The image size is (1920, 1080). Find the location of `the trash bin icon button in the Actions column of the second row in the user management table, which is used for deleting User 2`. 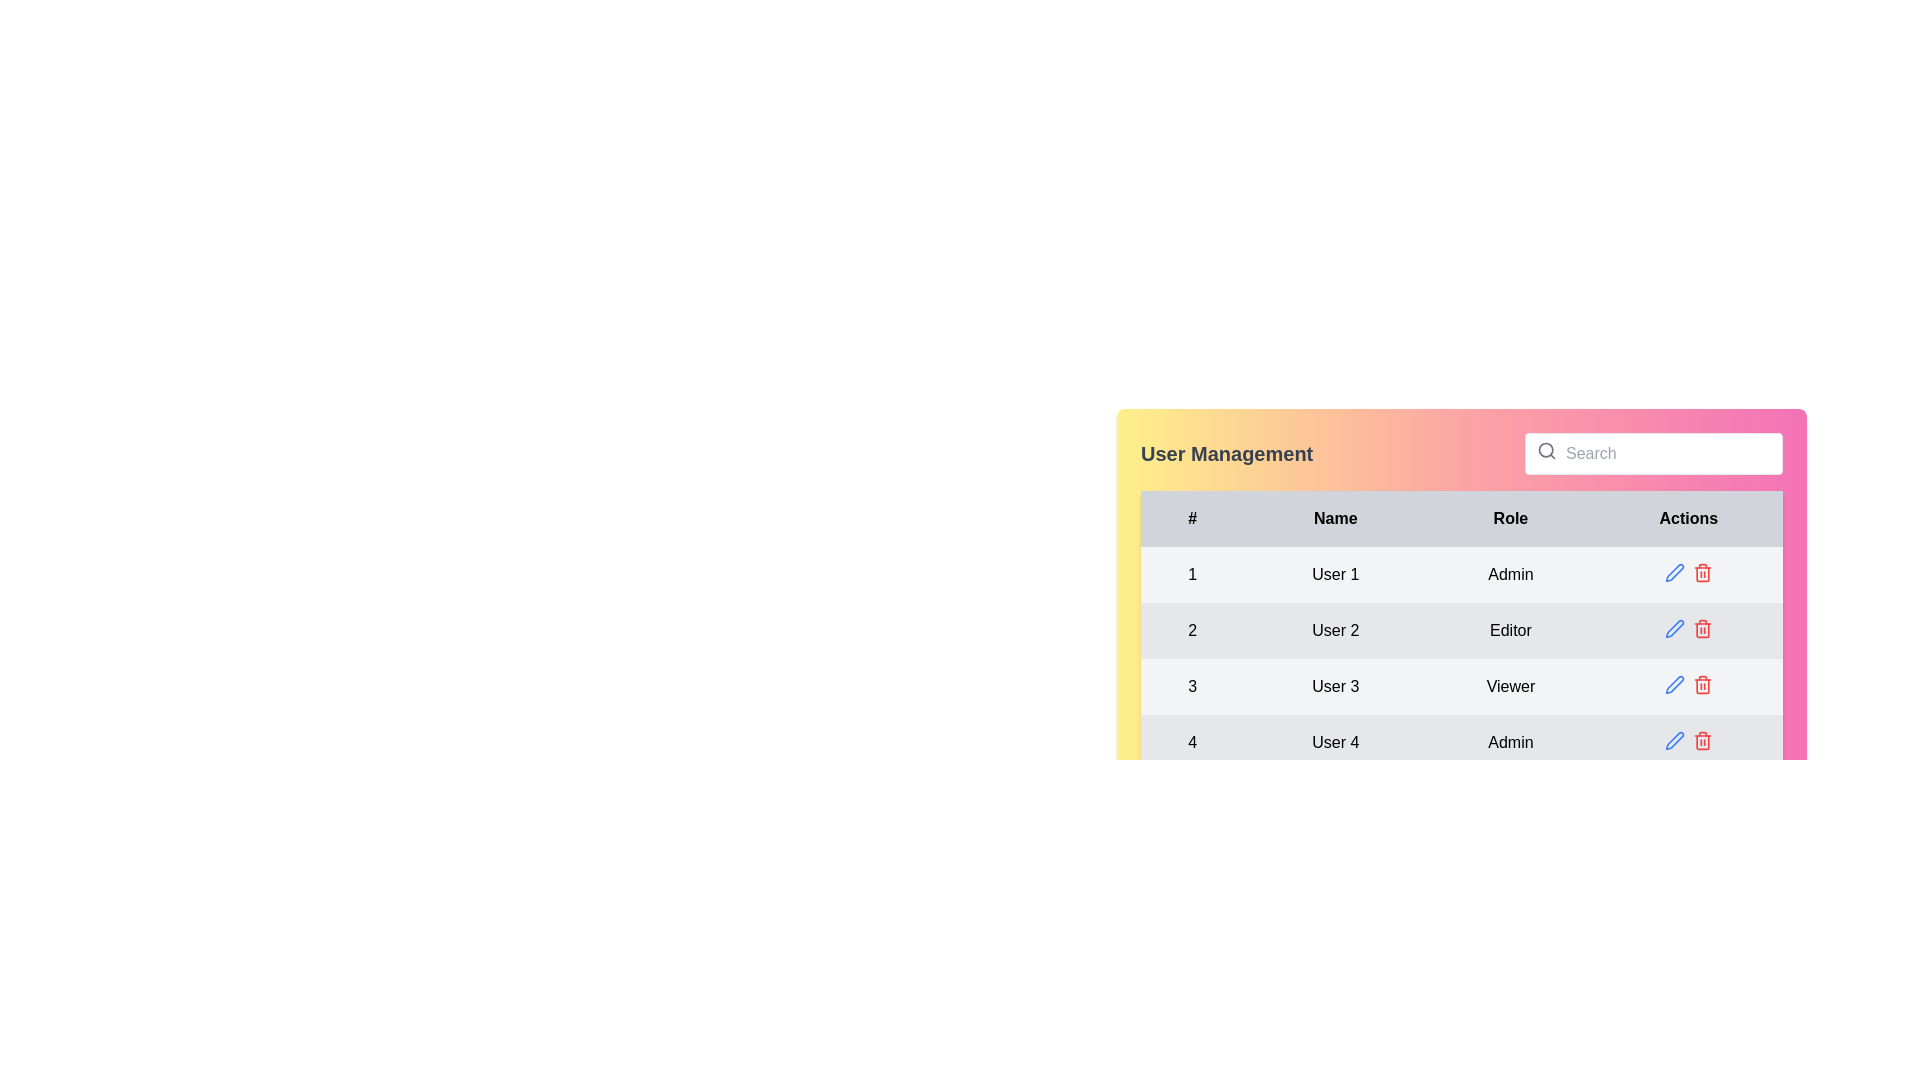

the trash bin icon button in the Actions column of the second row in the user management table, which is used for deleting User 2 is located at coordinates (1701, 627).